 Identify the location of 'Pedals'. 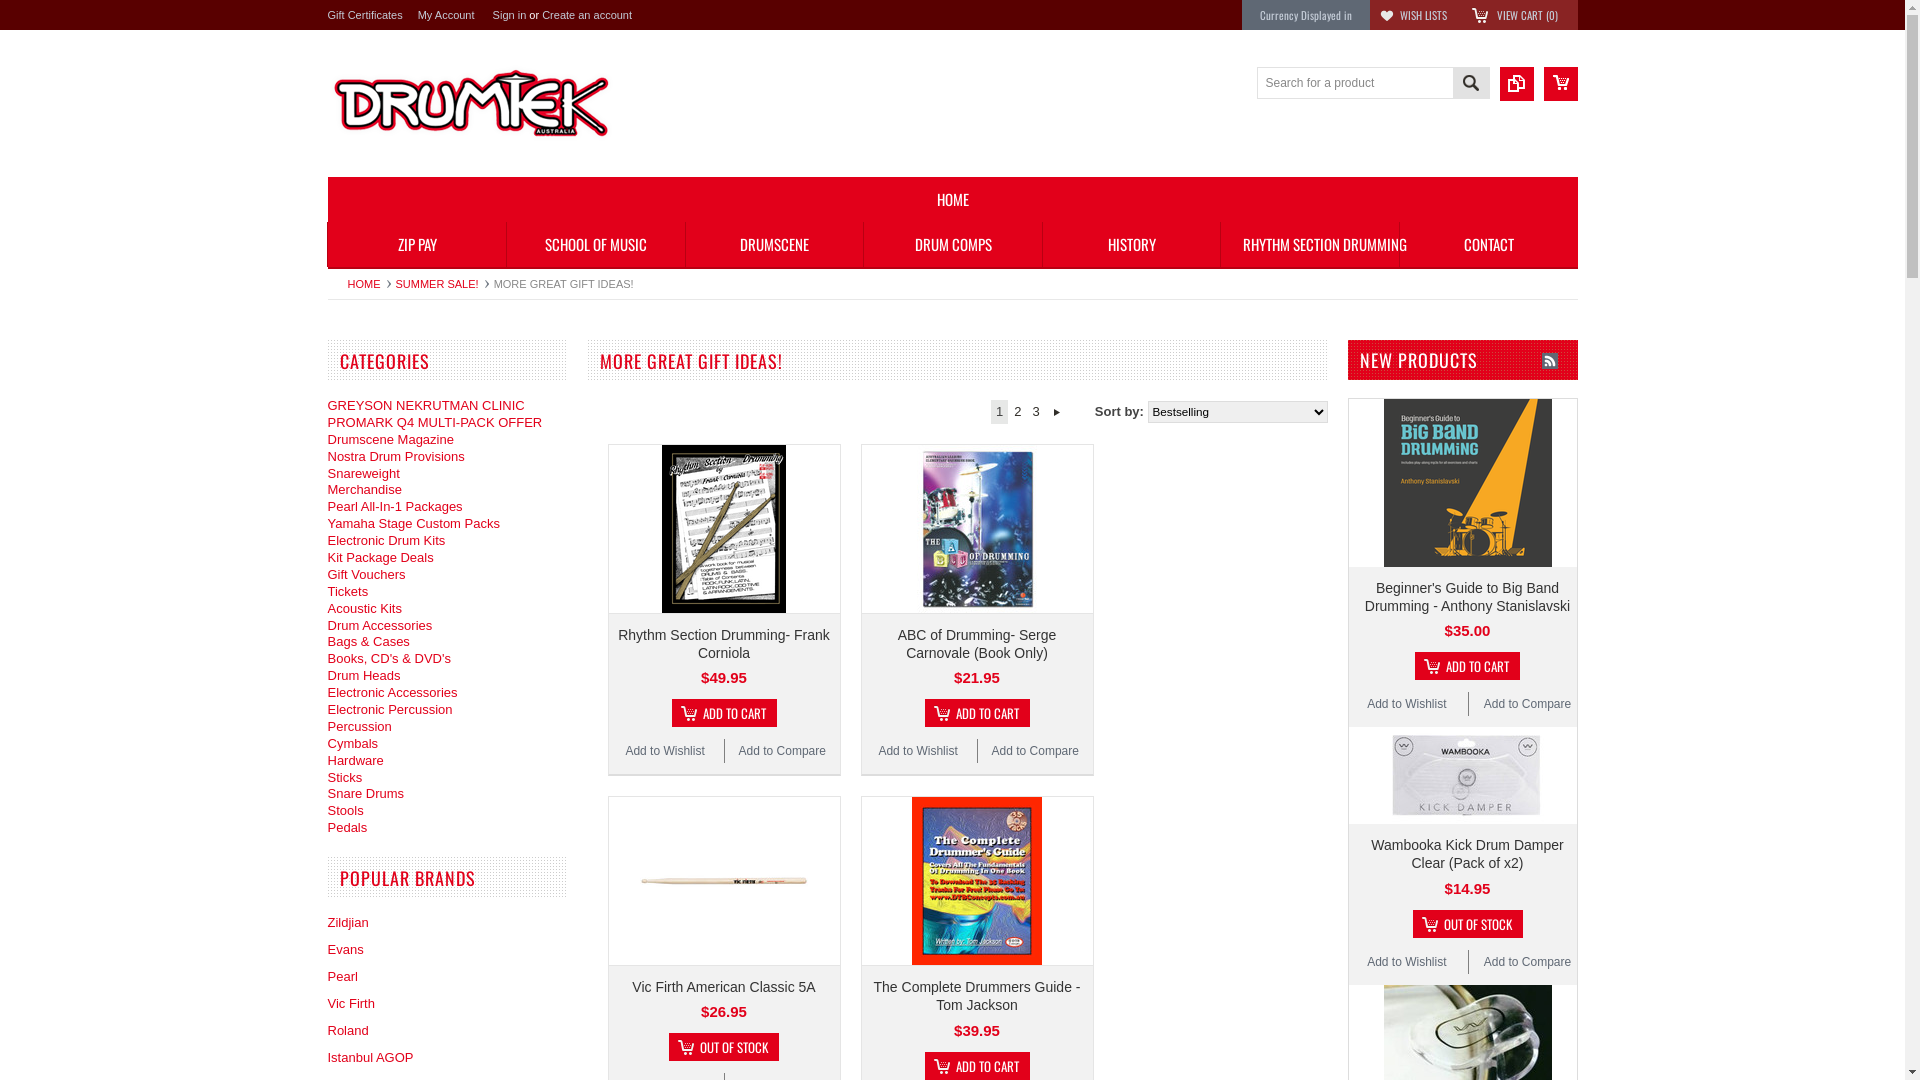
(348, 827).